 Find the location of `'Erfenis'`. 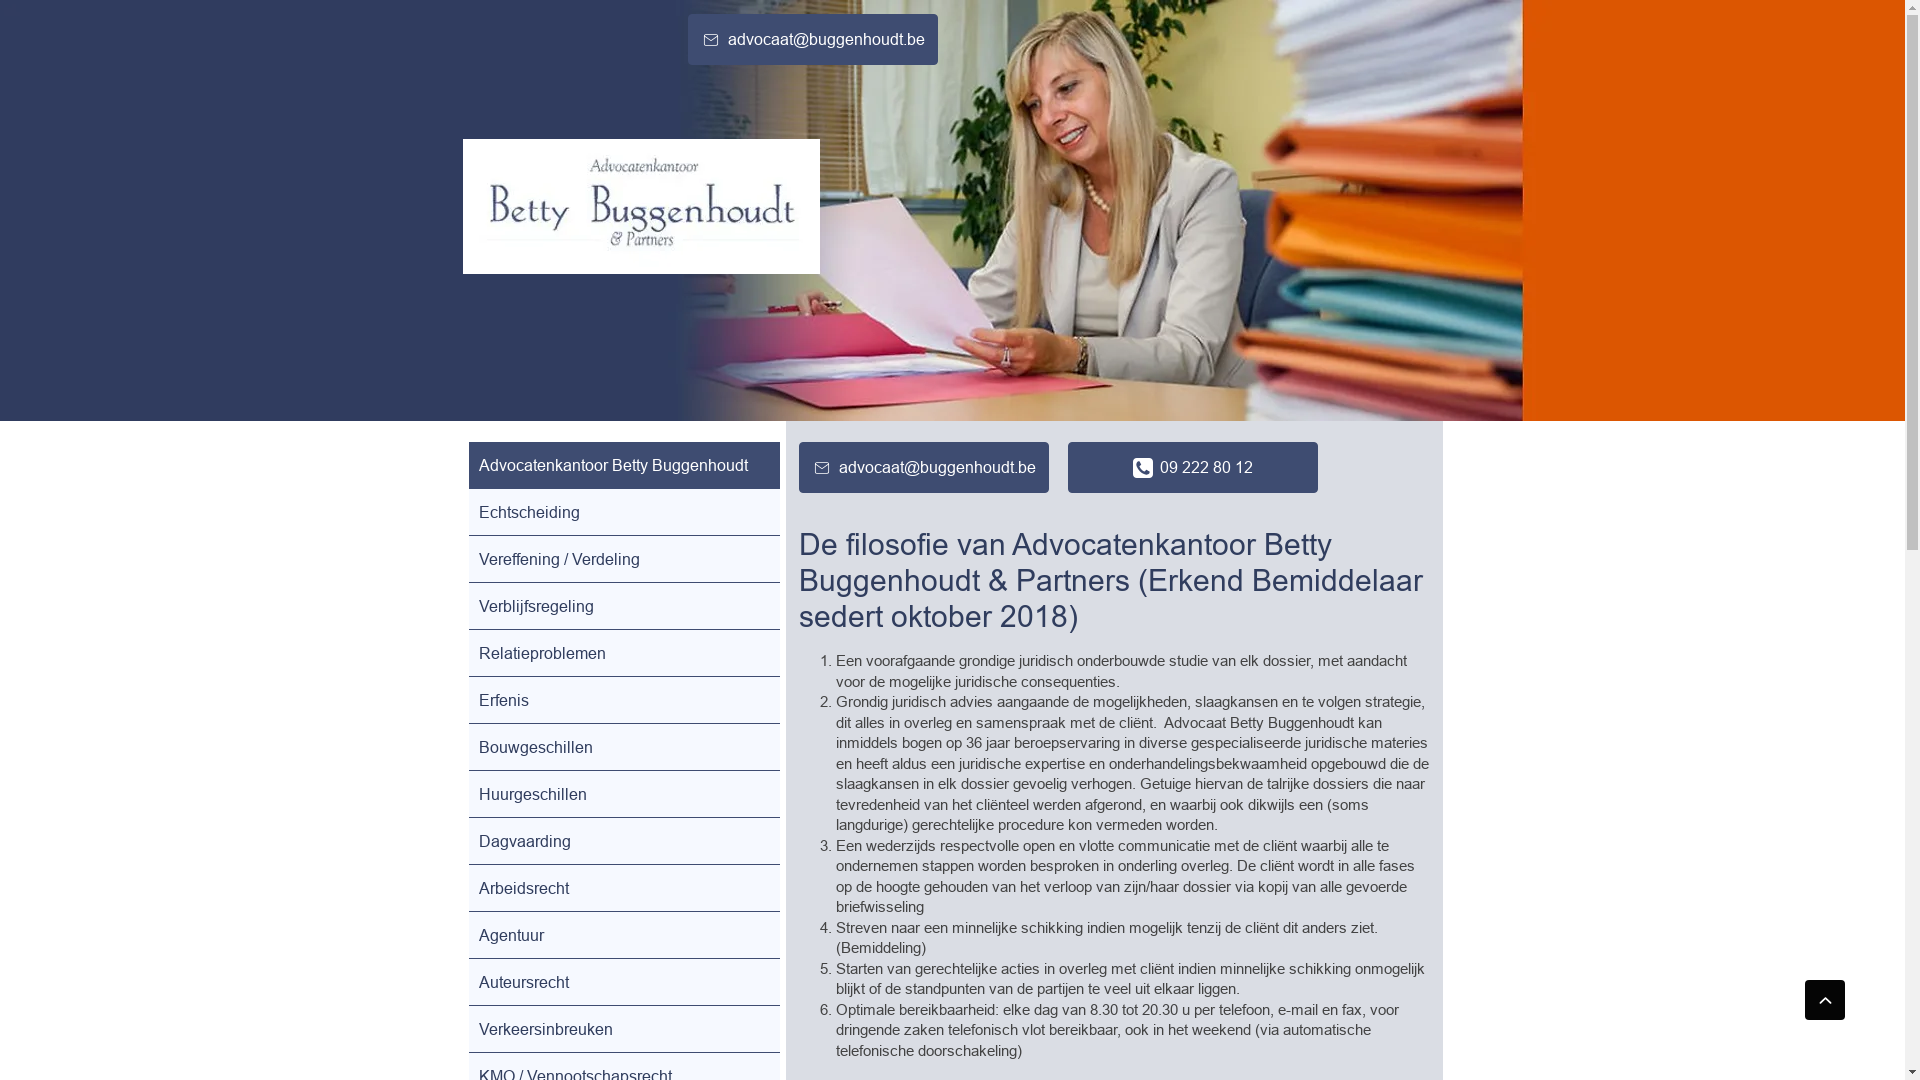

'Erfenis' is located at coordinates (622, 698).